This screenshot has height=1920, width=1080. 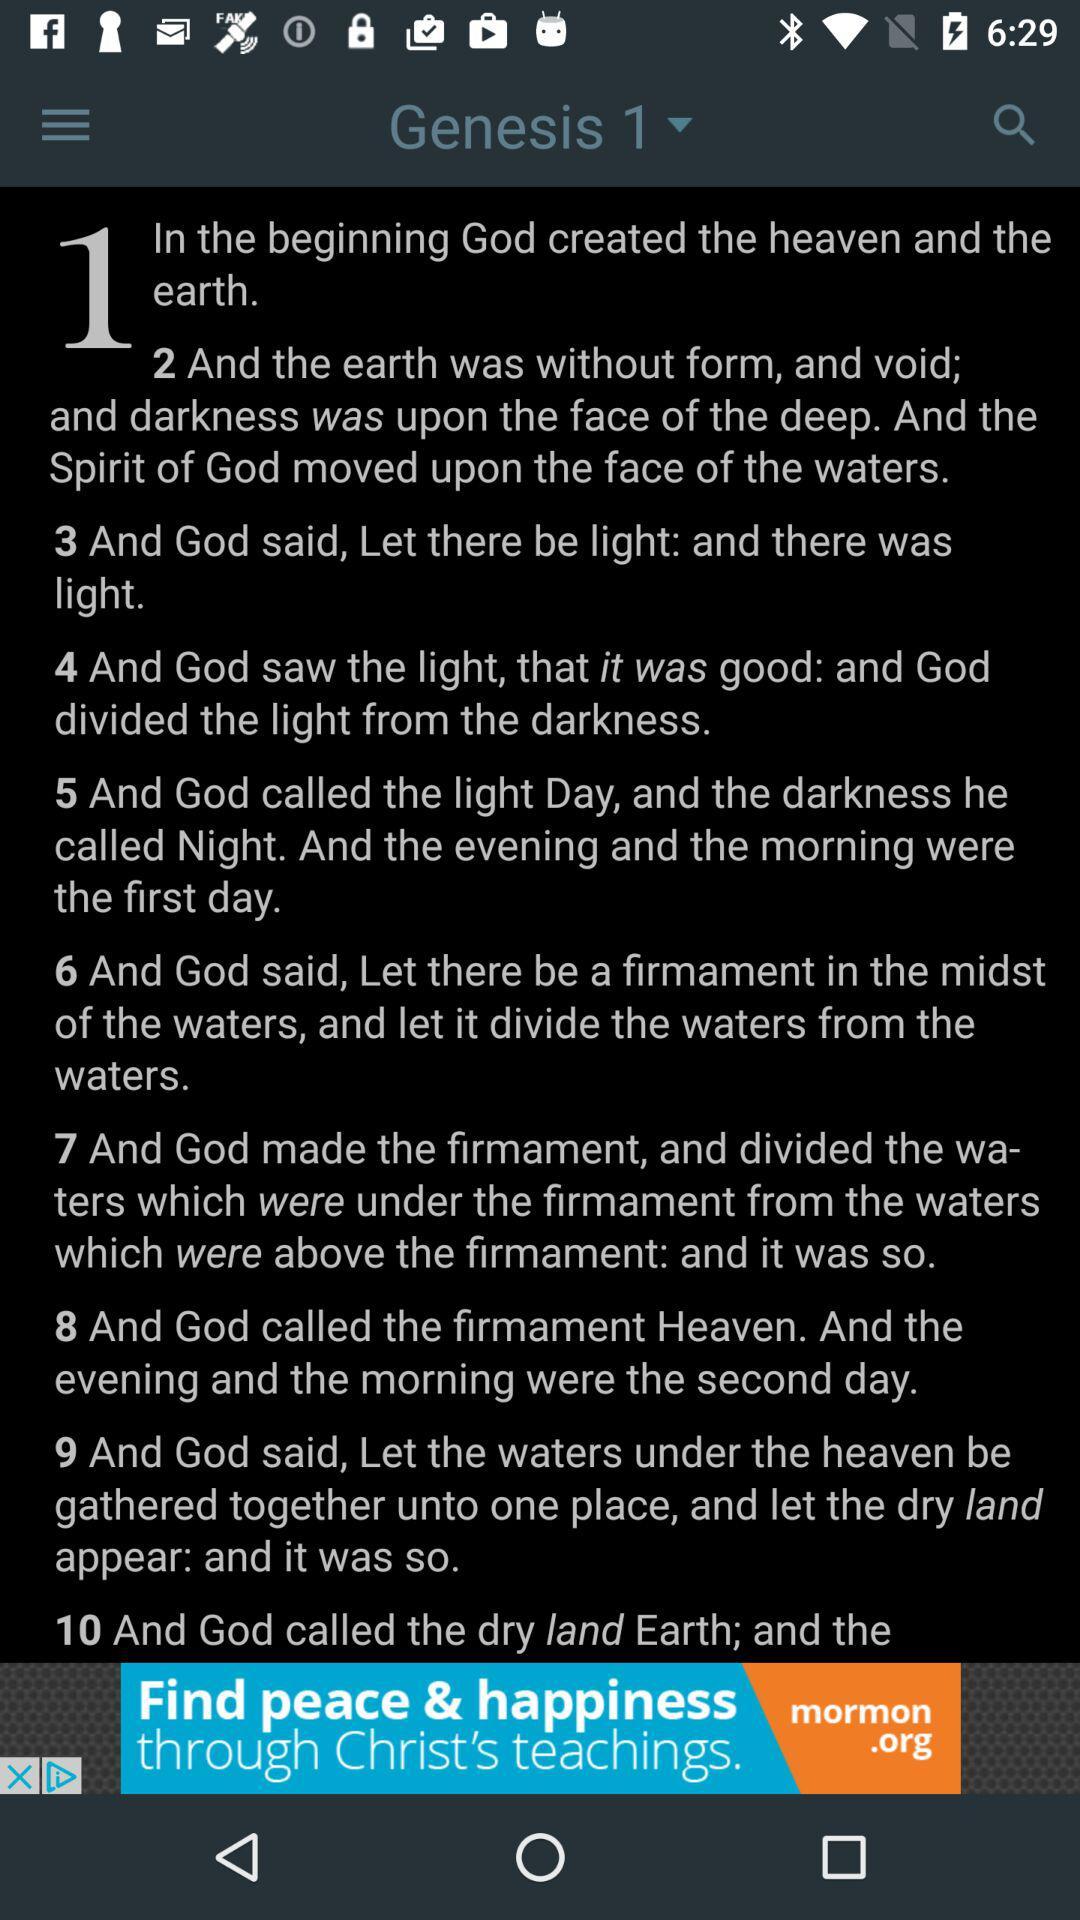 I want to click on settings option, so click(x=1014, y=123).